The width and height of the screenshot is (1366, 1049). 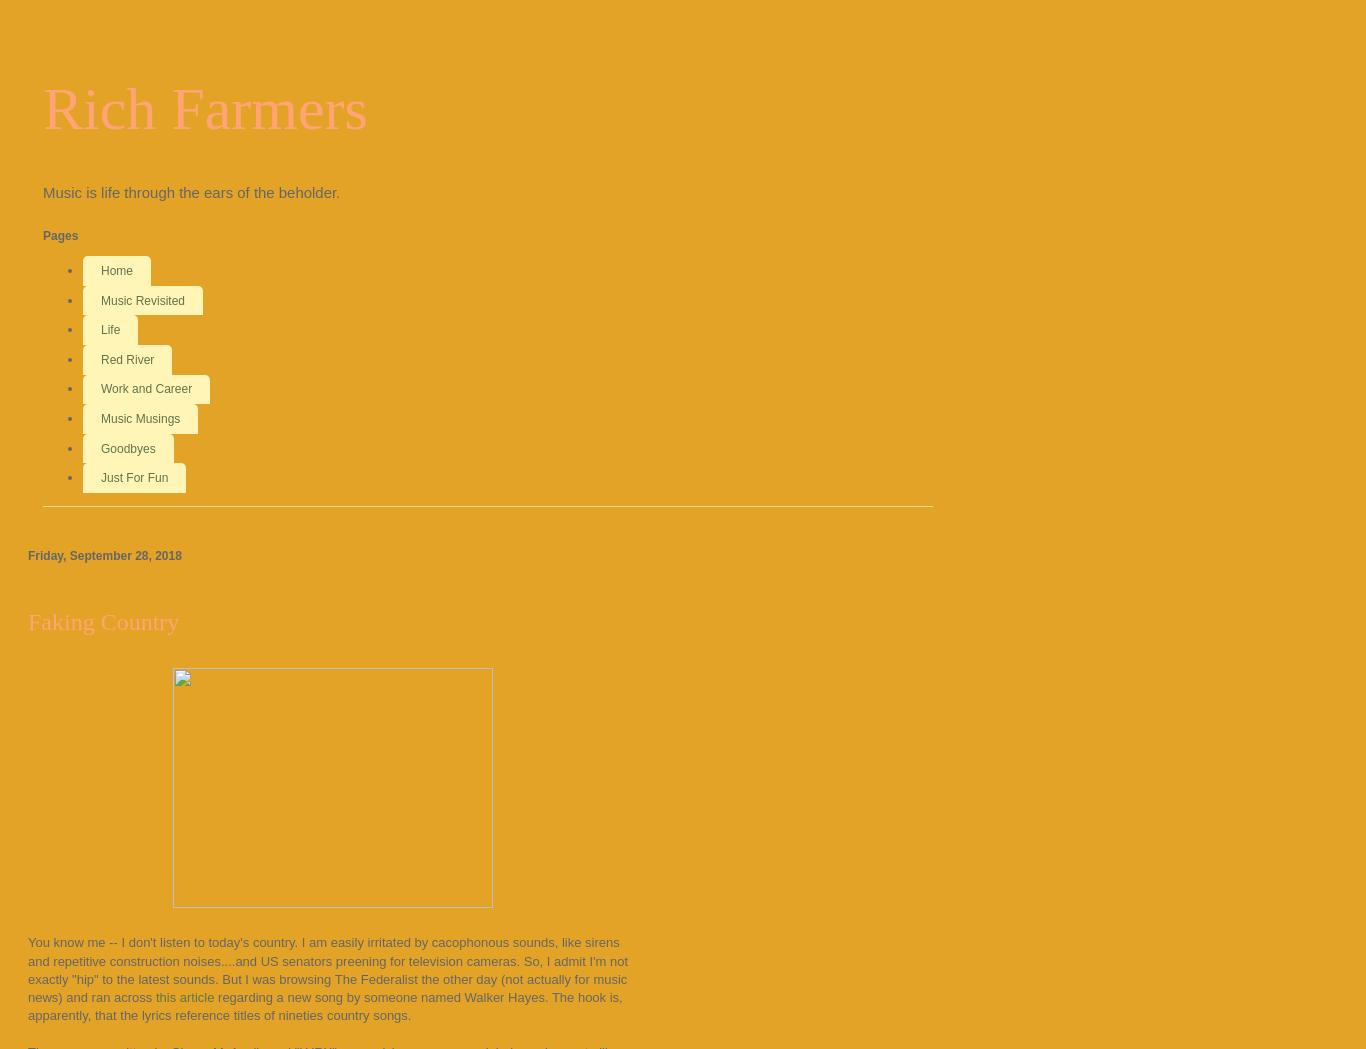 What do you see at coordinates (103, 621) in the screenshot?
I see `'Faking Country'` at bounding box center [103, 621].